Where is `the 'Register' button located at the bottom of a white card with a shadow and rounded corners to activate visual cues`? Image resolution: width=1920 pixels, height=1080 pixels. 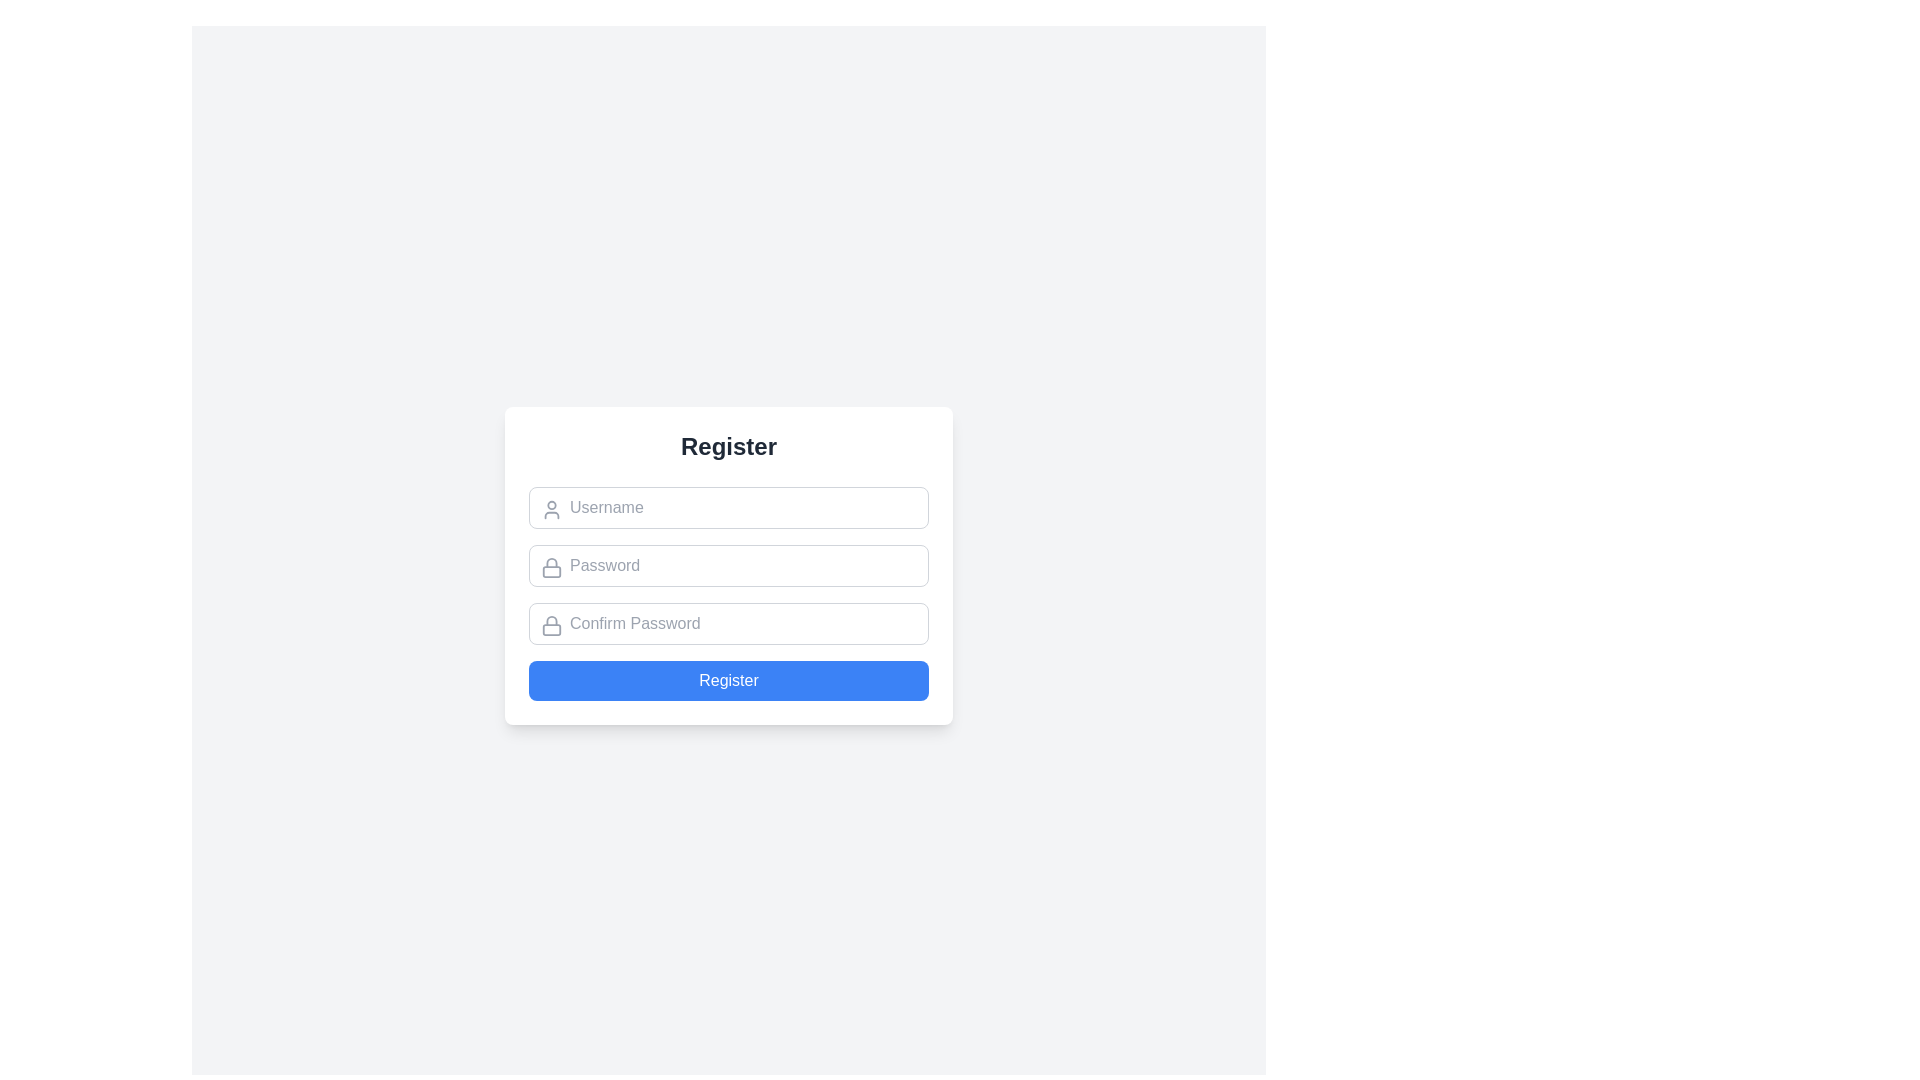 the 'Register' button located at the bottom of a white card with a shadow and rounded corners to activate visual cues is located at coordinates (728, 680).